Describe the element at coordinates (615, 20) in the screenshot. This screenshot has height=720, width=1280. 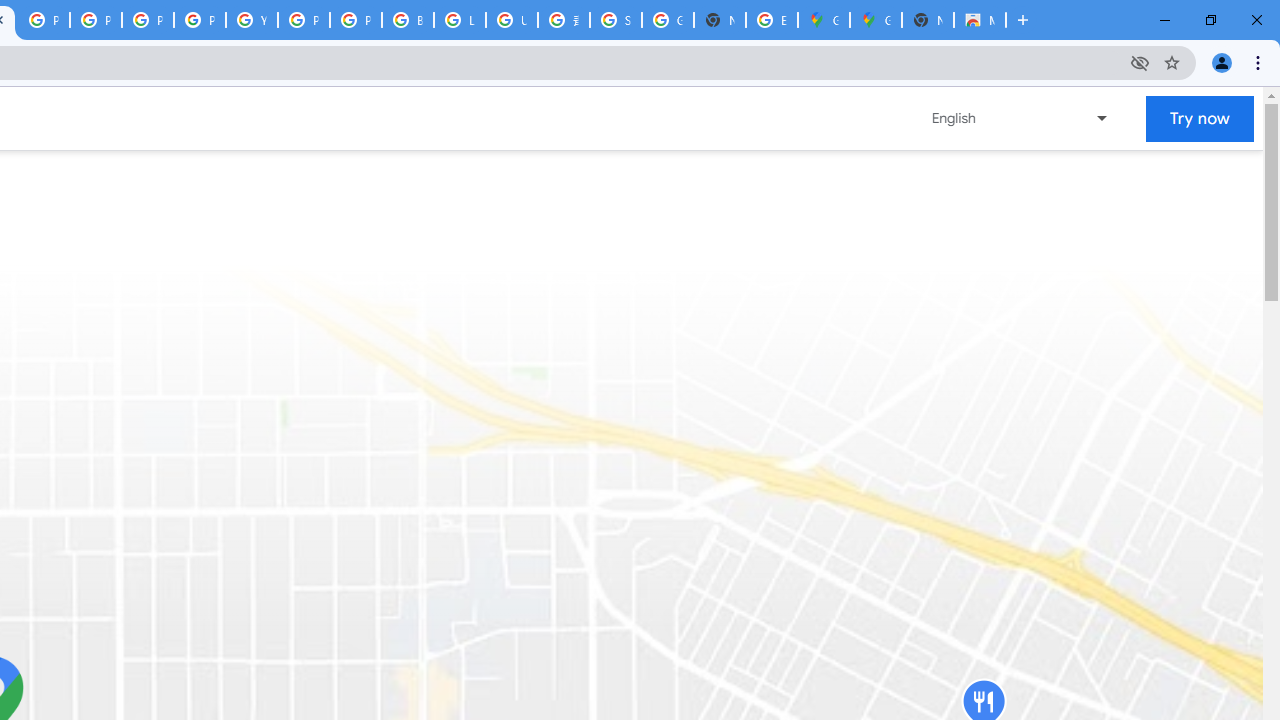
I see `'Sign in - Google Accounts'` at that location.